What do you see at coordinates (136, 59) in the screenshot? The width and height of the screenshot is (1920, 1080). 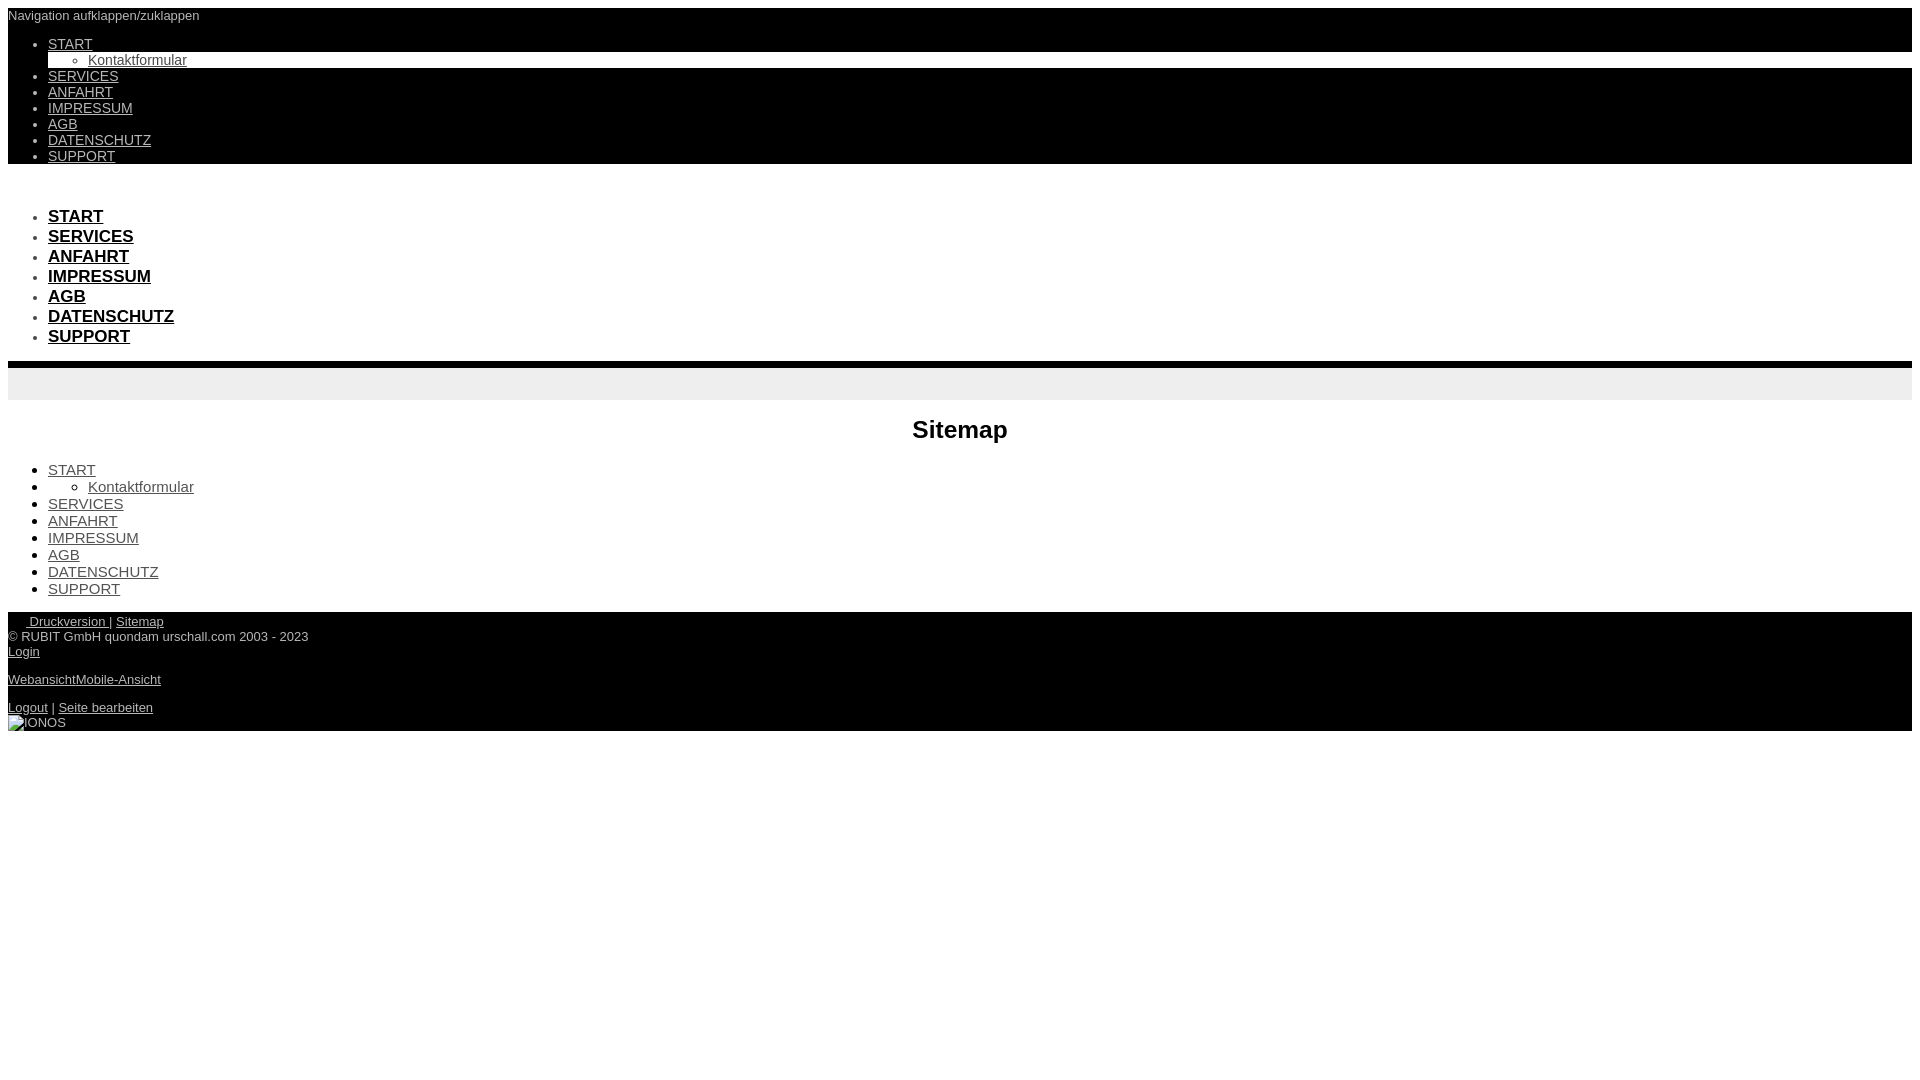 I see `'Kontaktformular'` at bounding box center [136, 59].